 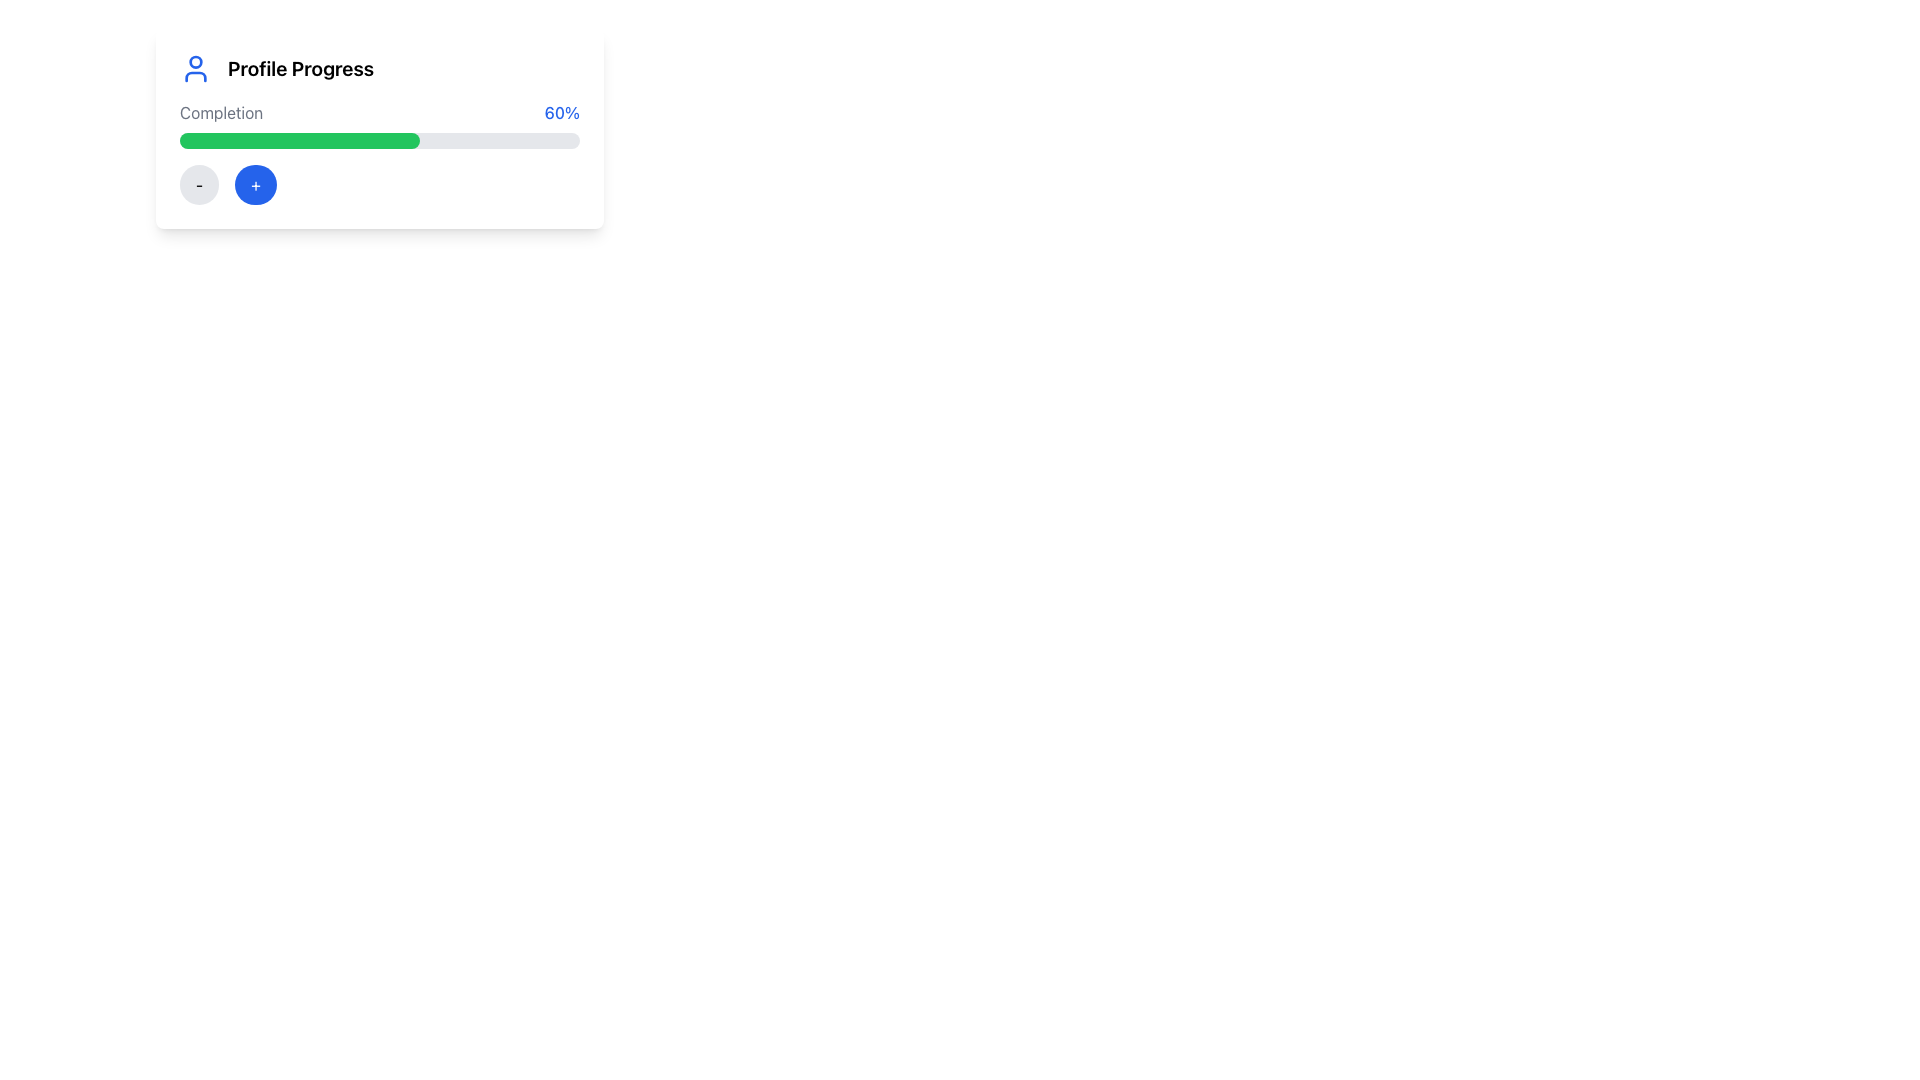 What do you see at coordinates (298, 140) in the screenshot?
I see `the Progress Indicator element that visually represents the progress percentage within the progress bar component, located below the 'Completion' label and the numeric '60%' indicator` at bounding box center [298, 140].